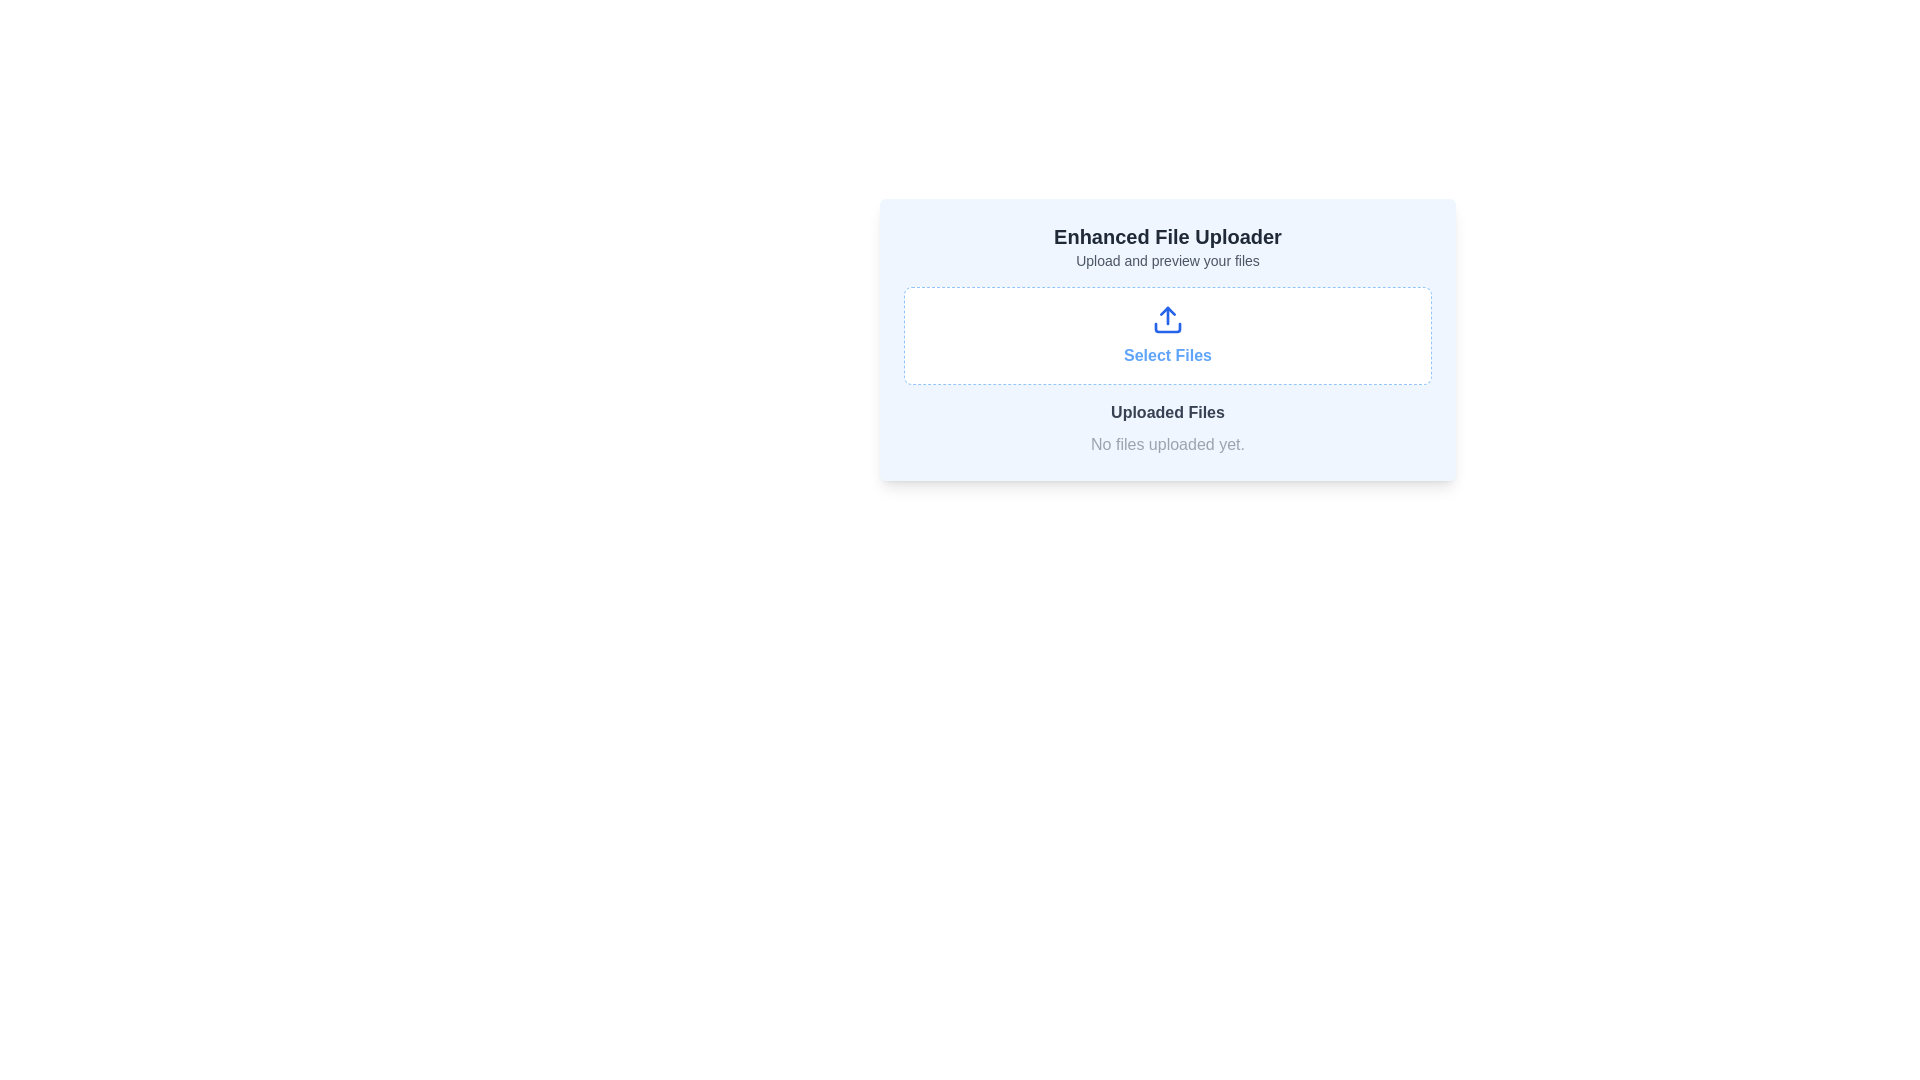 This screenshot has height=1080, width=1920. Describe the element at coordinates (1167, 334) in the screenshot. I see `the 'Select Files' button with an upward-pointing upload icon for keyboard navigation` at that location.